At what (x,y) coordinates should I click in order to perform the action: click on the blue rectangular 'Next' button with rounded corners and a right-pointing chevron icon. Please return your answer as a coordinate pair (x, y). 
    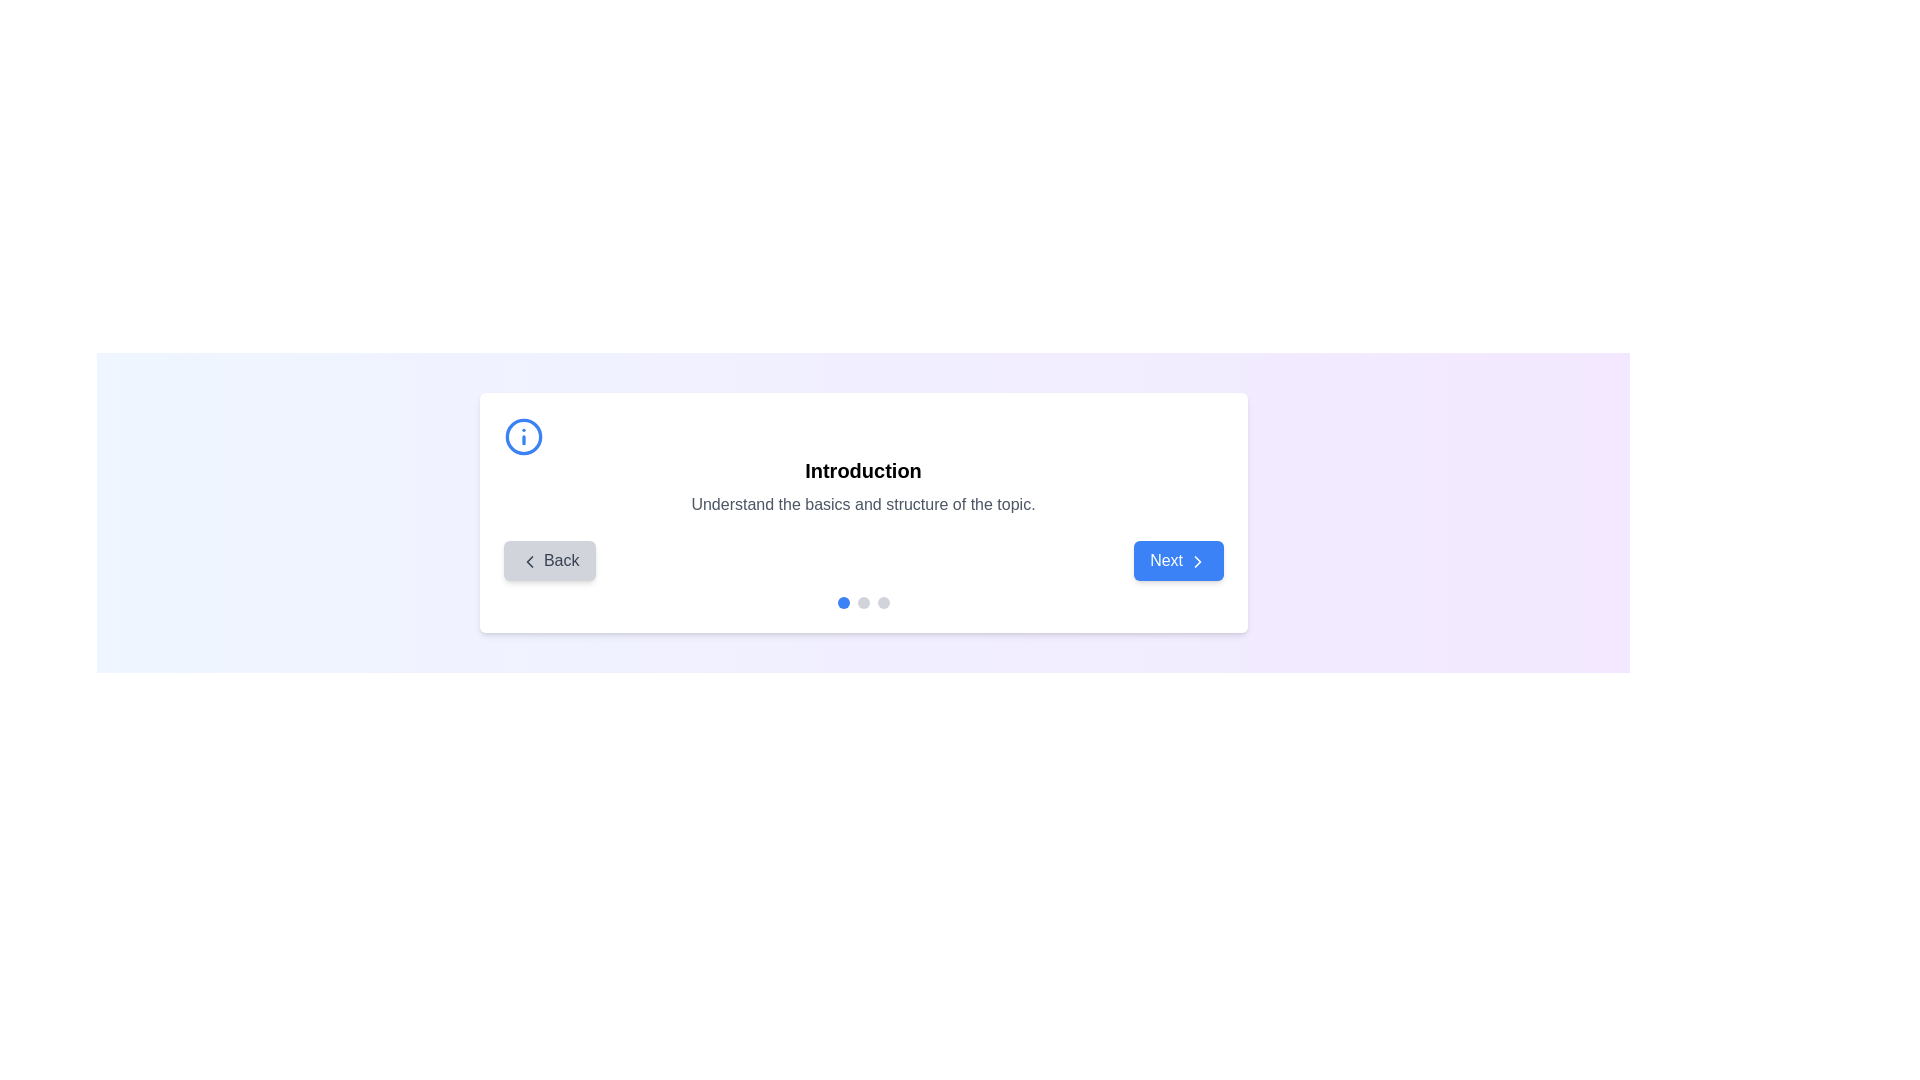
    Looking at the image, I should click on (1178, 560).